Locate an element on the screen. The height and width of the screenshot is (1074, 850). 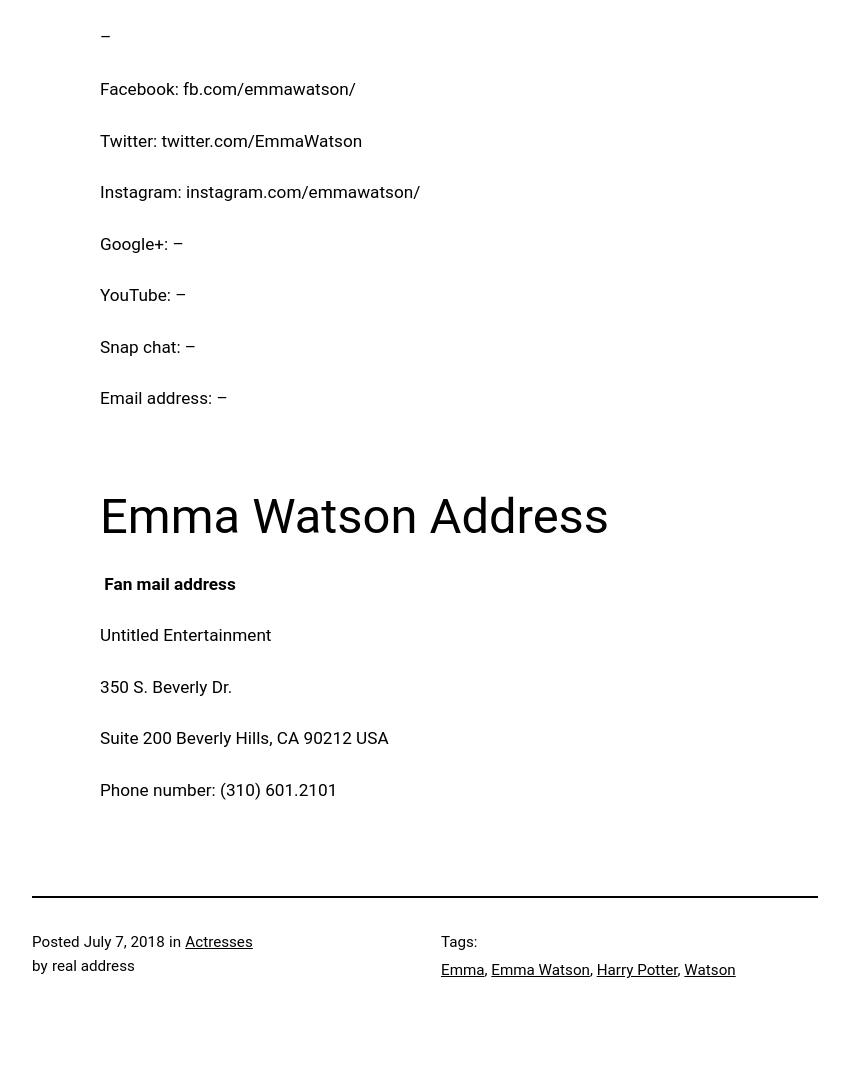
'Watson' is located at coordinates (708, 969).